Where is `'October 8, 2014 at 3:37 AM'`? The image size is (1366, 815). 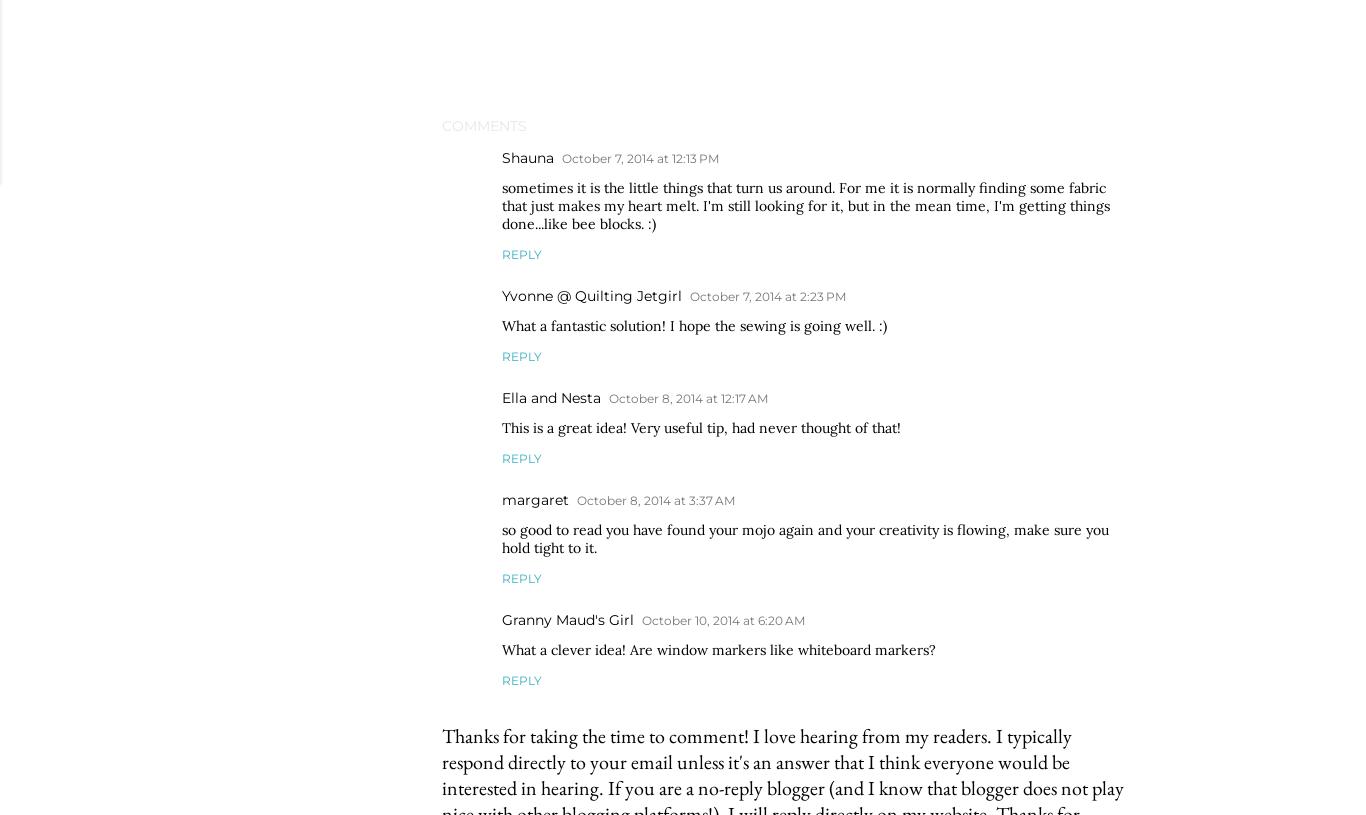
'October 8, 2014 at 3:37 AM' is located at coordinates (654, 500).